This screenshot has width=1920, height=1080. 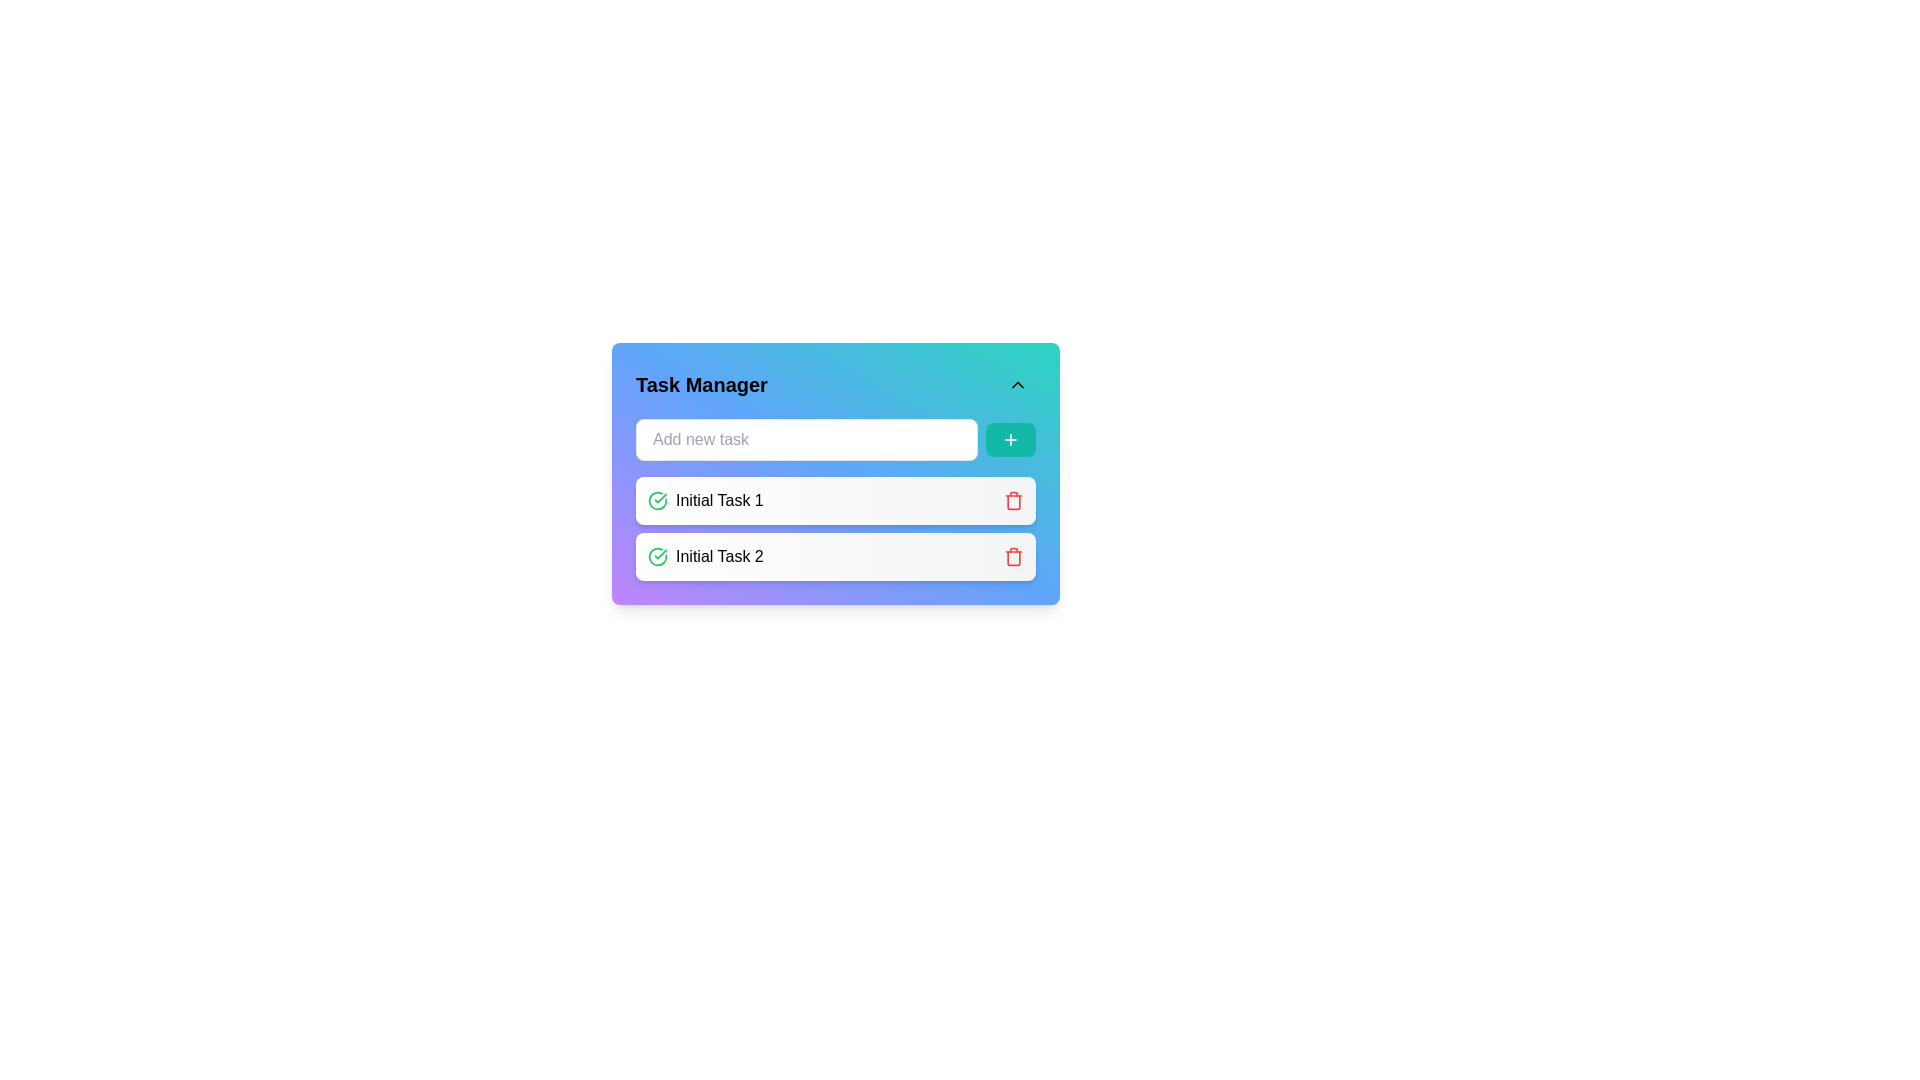 I want to click on the small circular button with an upward pointing chevron icon located at the top-right corner of the 'Task Manager' header bar, so click(x=1017, y=385).